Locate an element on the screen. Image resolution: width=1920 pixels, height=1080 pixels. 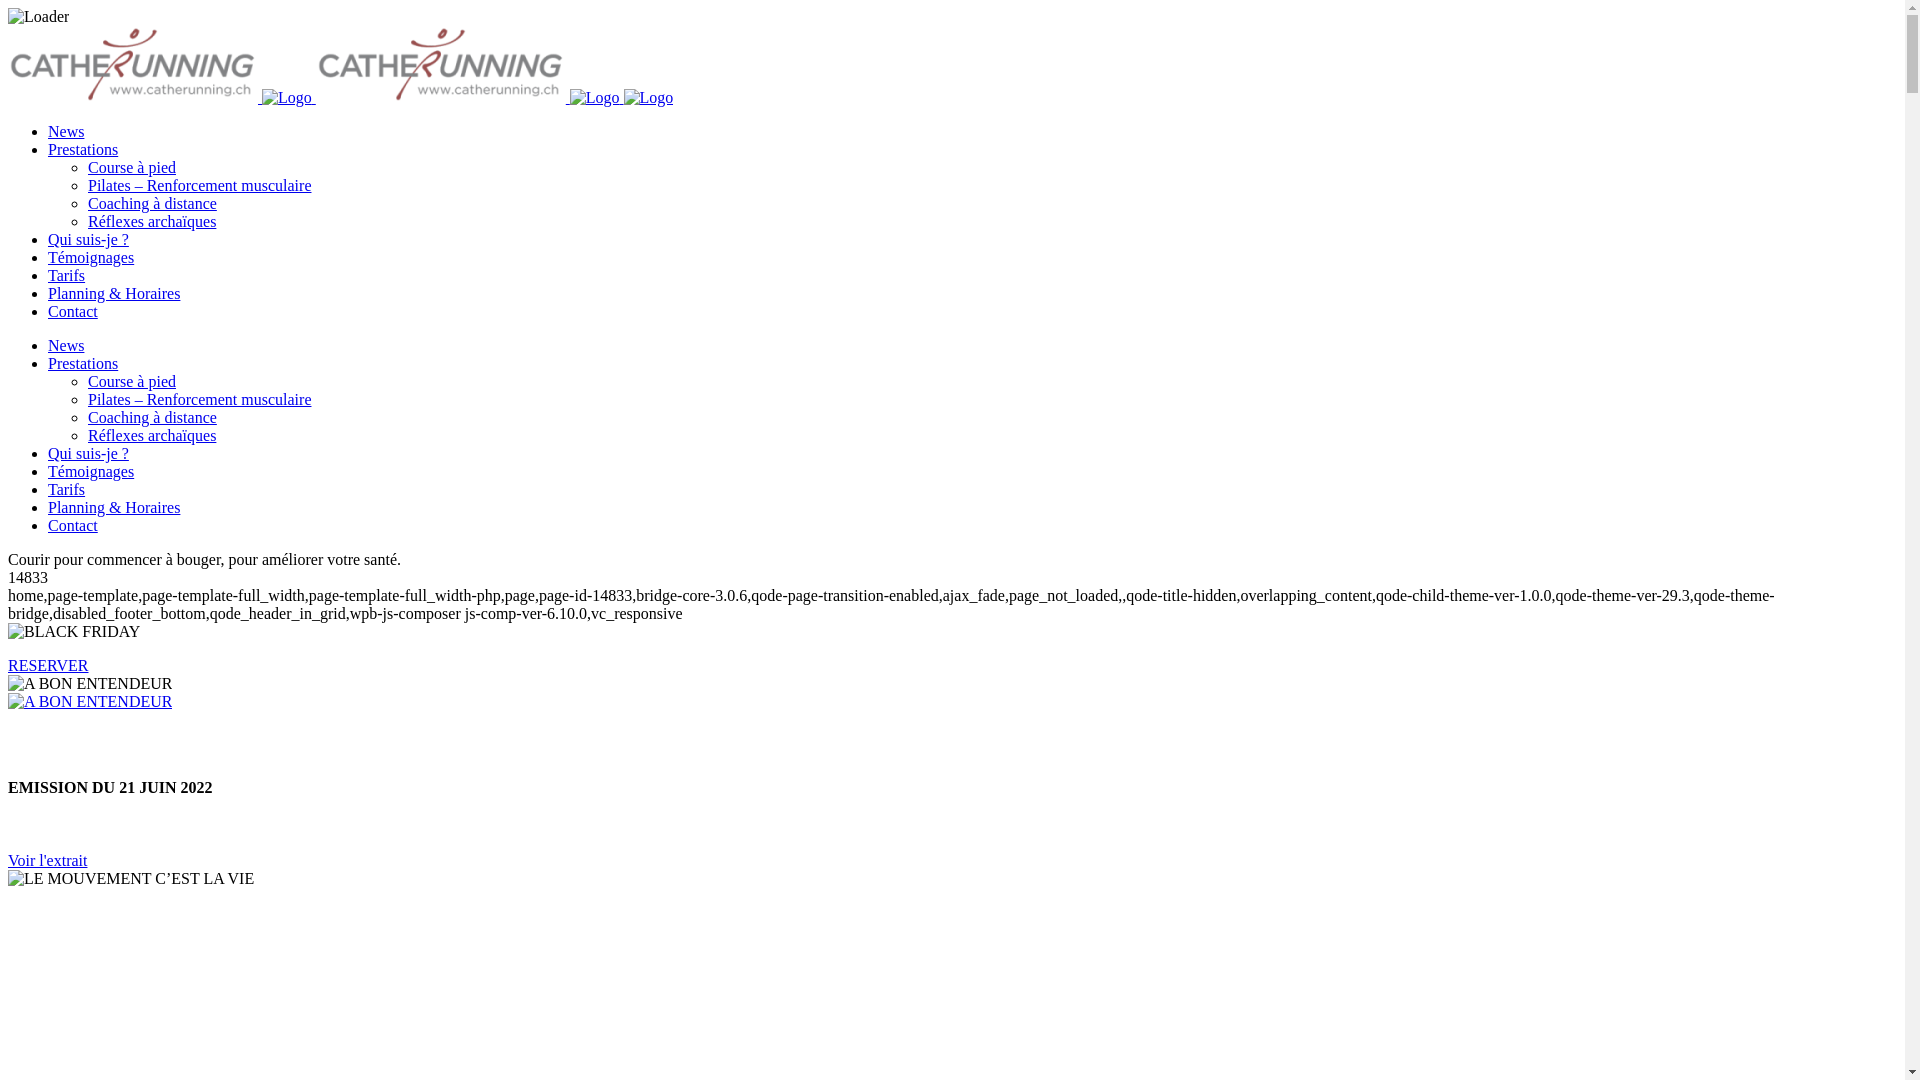
'Prestations' is located at coordinates (48, 363).